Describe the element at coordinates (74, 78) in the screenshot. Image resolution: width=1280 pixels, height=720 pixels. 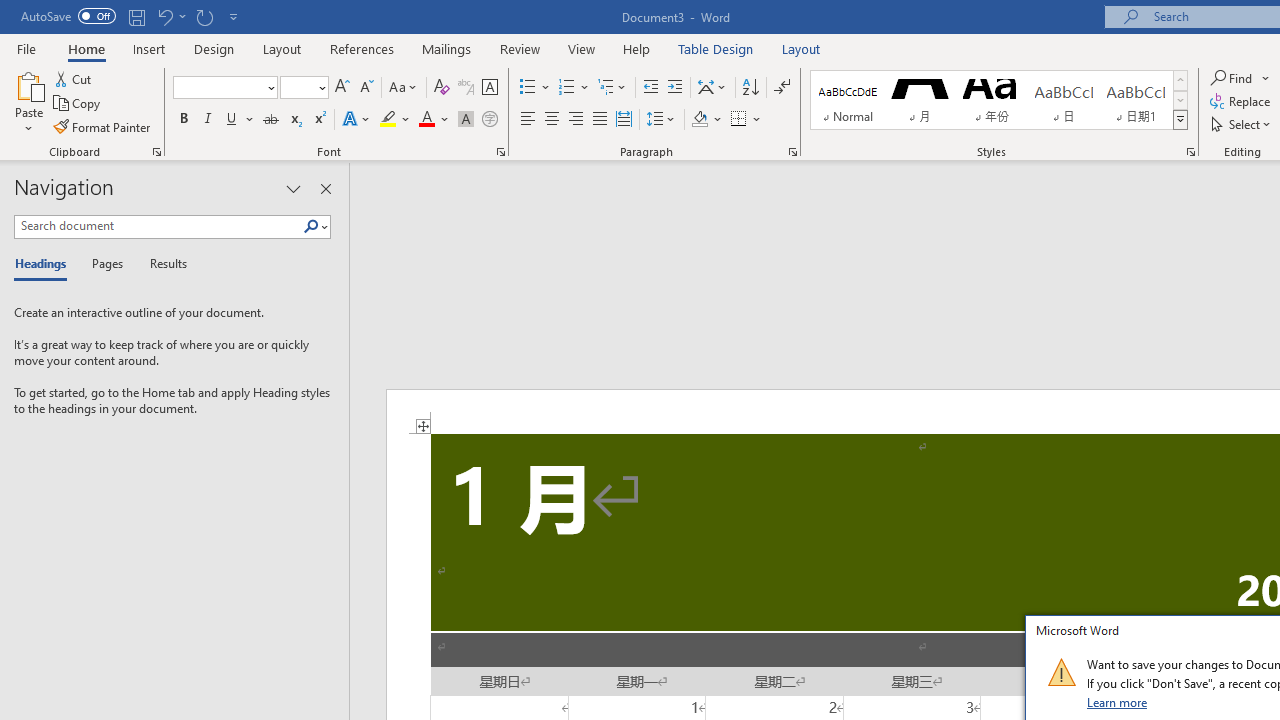
I see `'Cut'` at that location.